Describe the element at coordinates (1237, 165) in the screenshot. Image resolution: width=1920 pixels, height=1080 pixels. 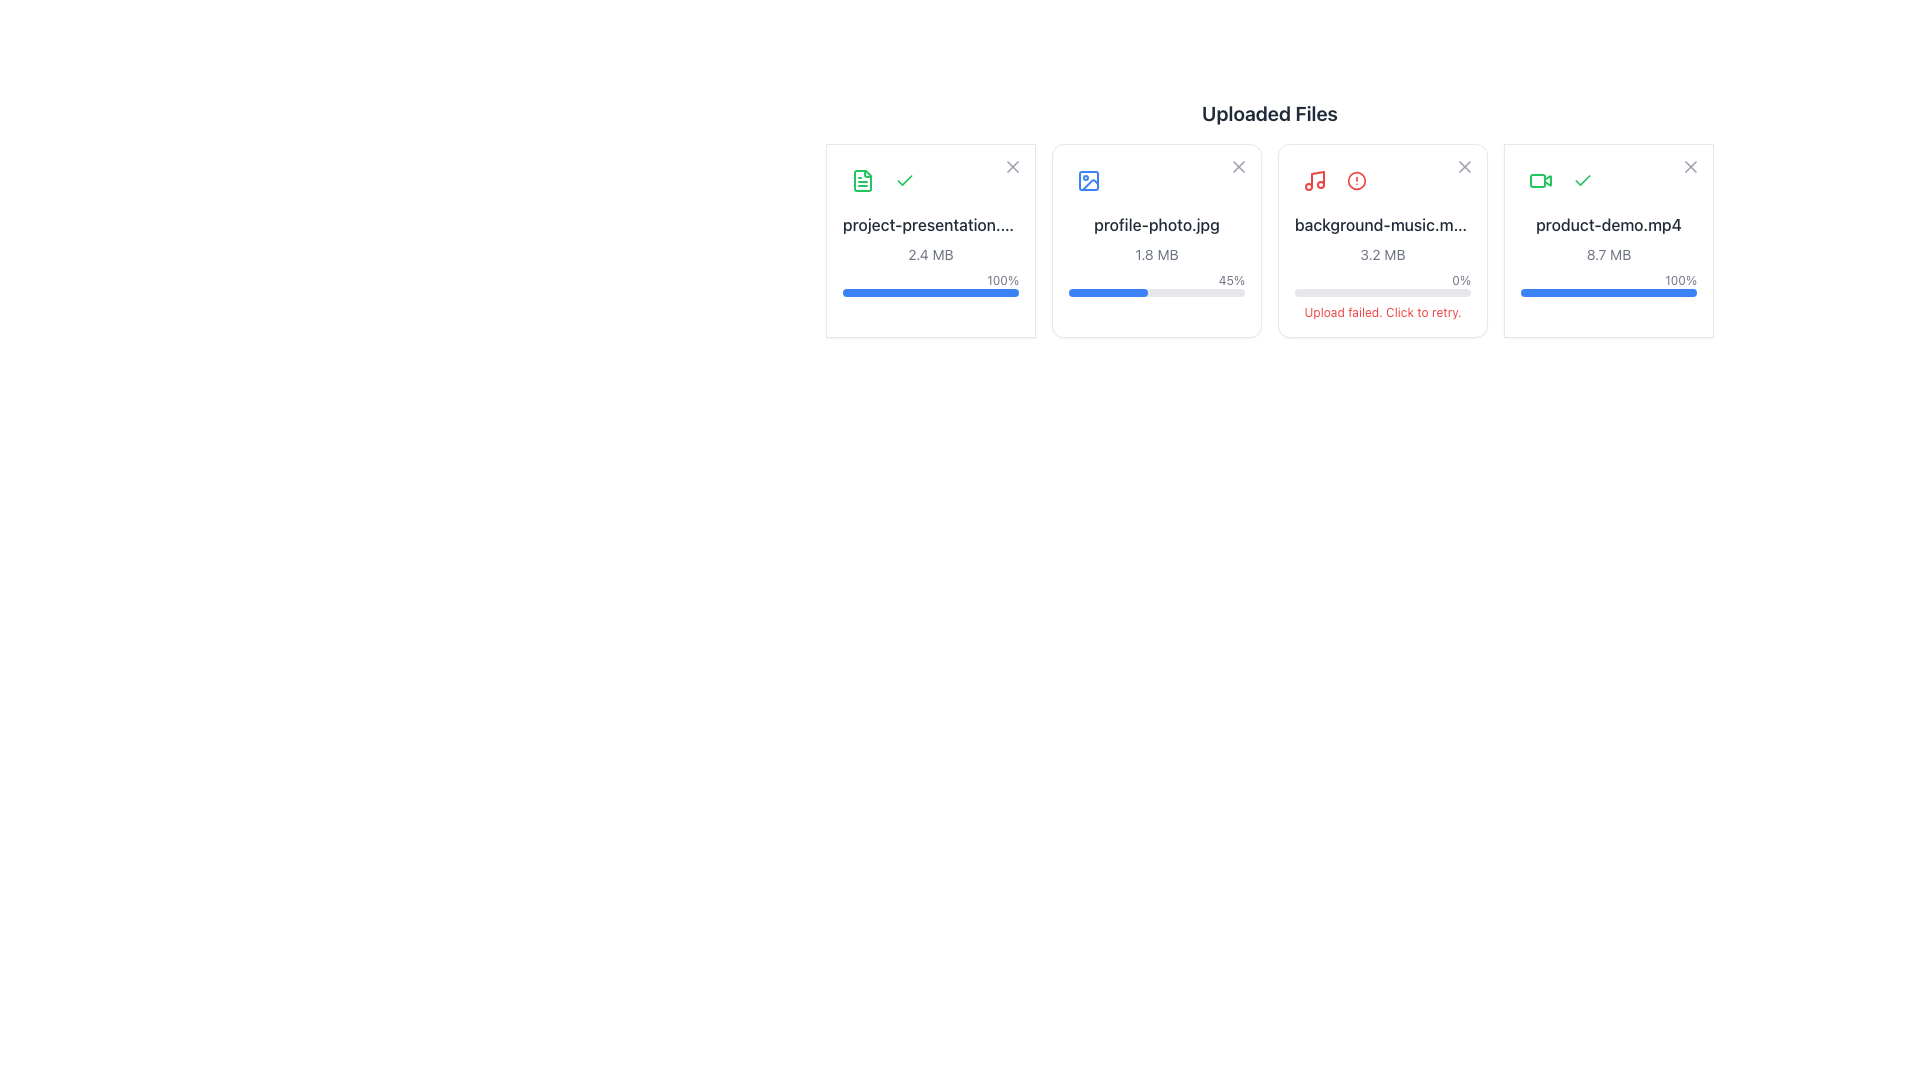
I see `the icon button in the top-right corner of the file card labeled 'profile-photo.jpg'` at that location.